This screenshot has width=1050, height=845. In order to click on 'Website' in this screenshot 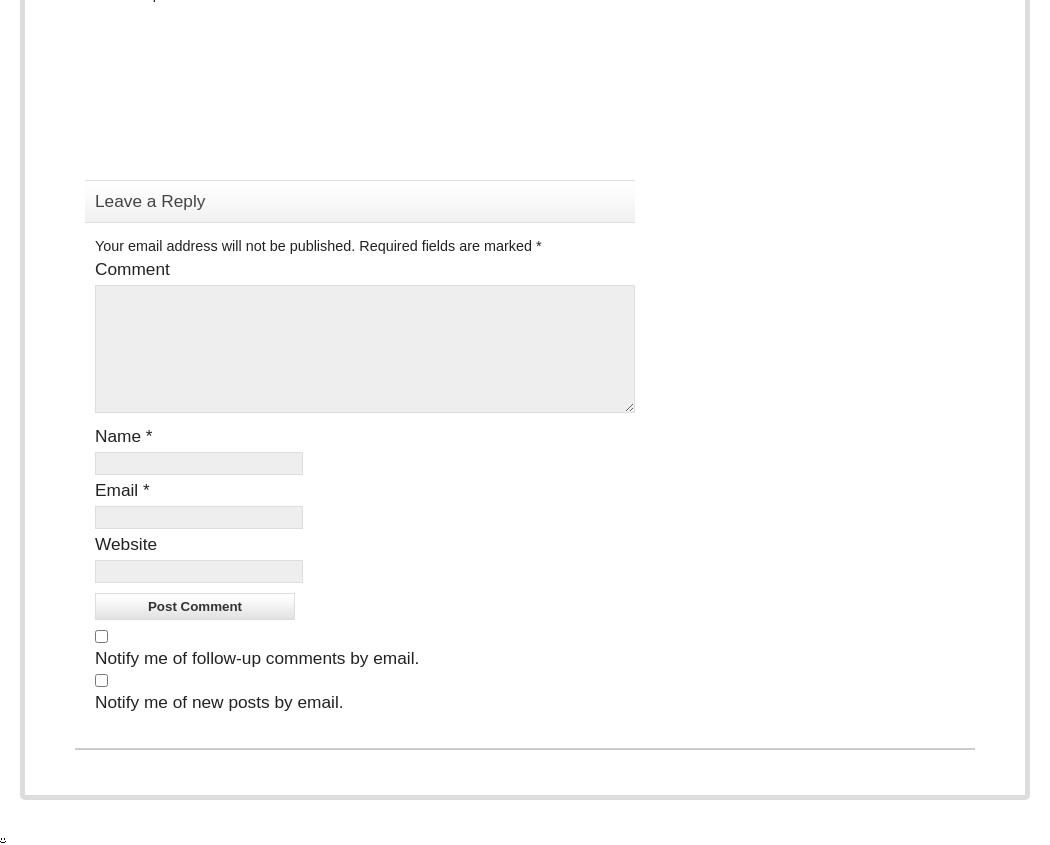, I will do `click(125, 543)`.